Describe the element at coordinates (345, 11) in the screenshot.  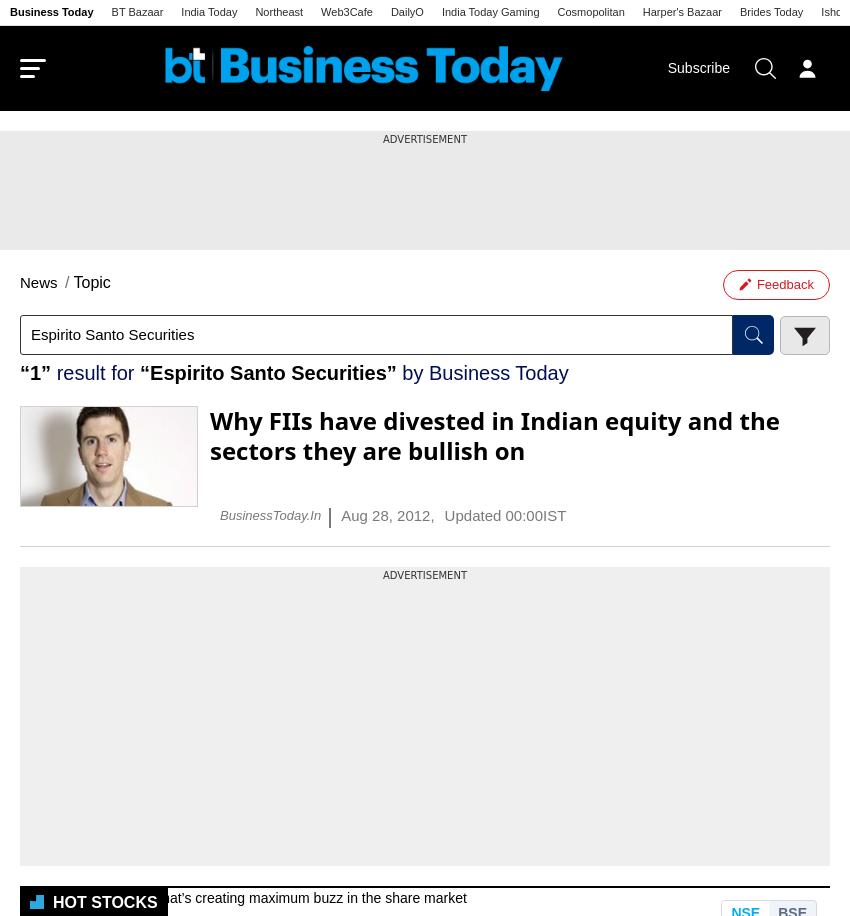
I see `'Web3Cafe'` at that location.